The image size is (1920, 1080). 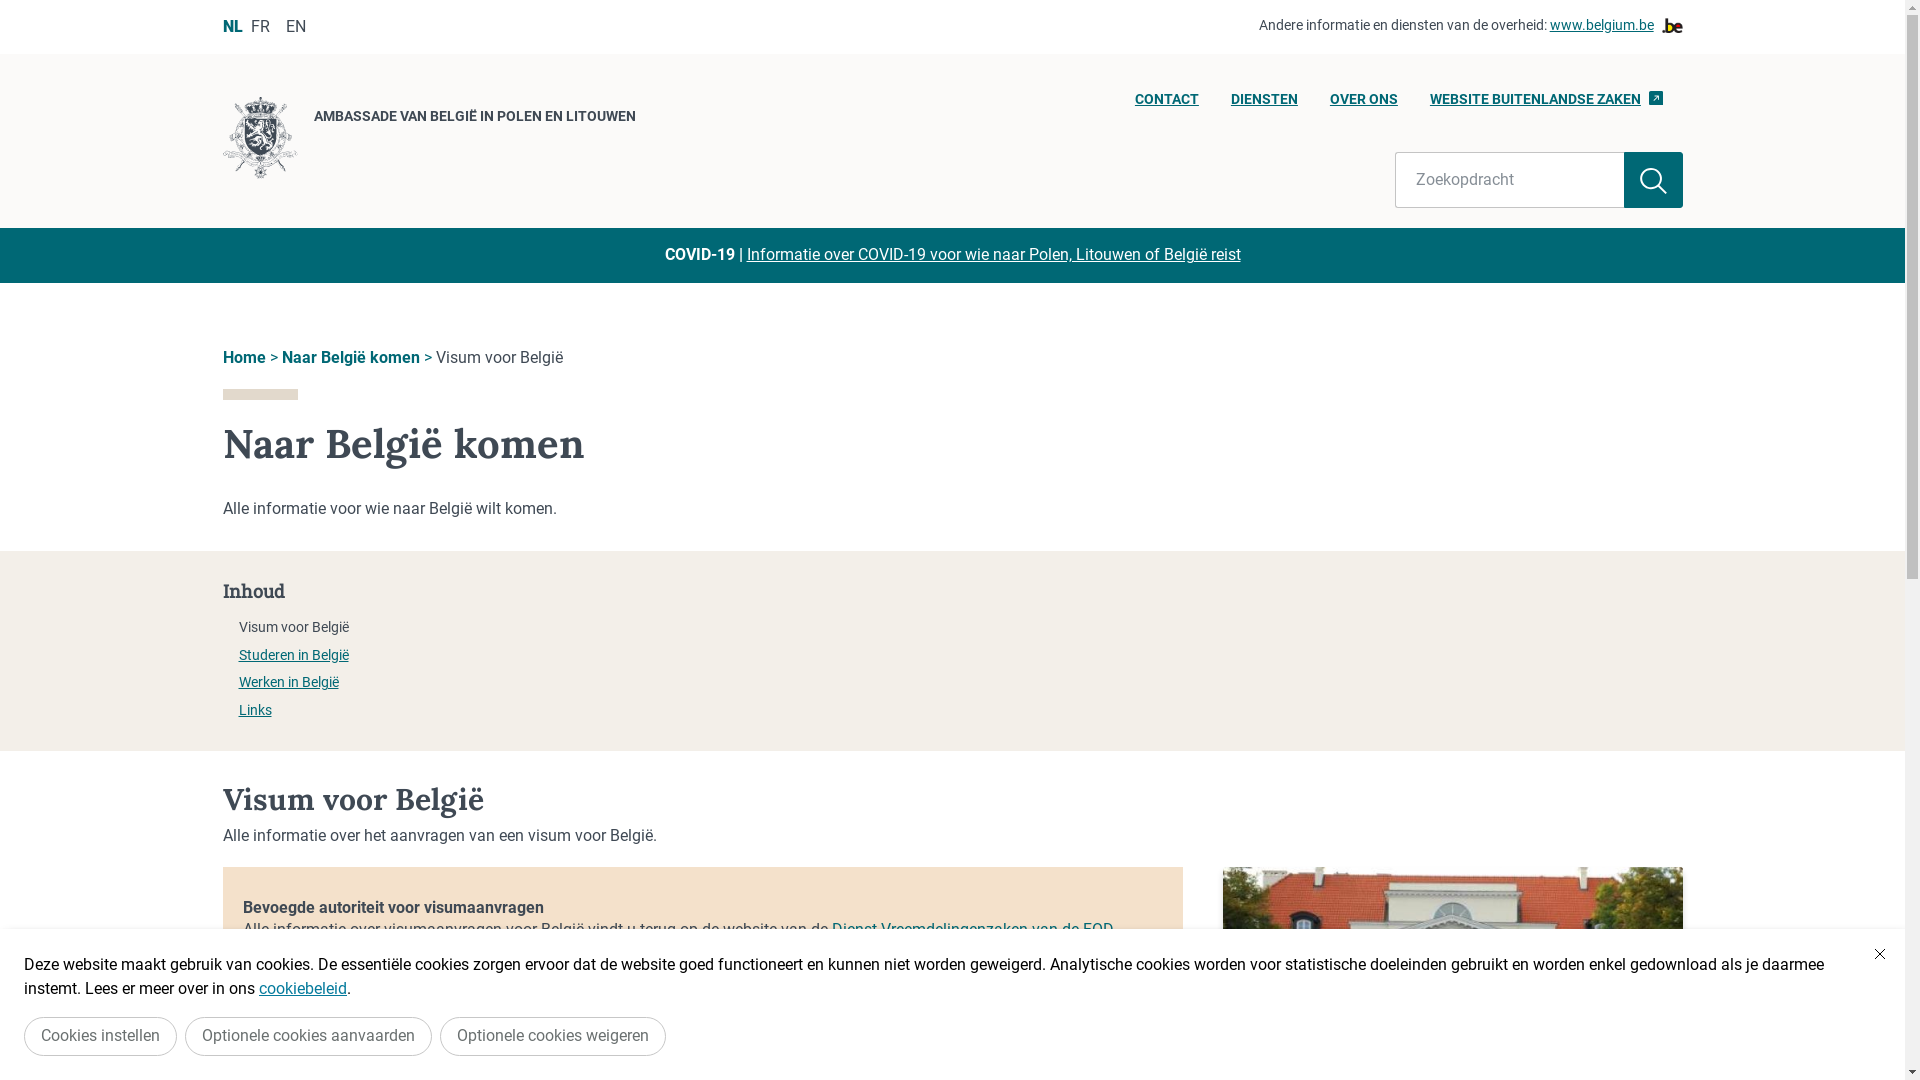 What do you see at coordinates (1510, 180) in the screenshot?
I see `'Zoekopdracht'` at bounding box center [1510, 180].